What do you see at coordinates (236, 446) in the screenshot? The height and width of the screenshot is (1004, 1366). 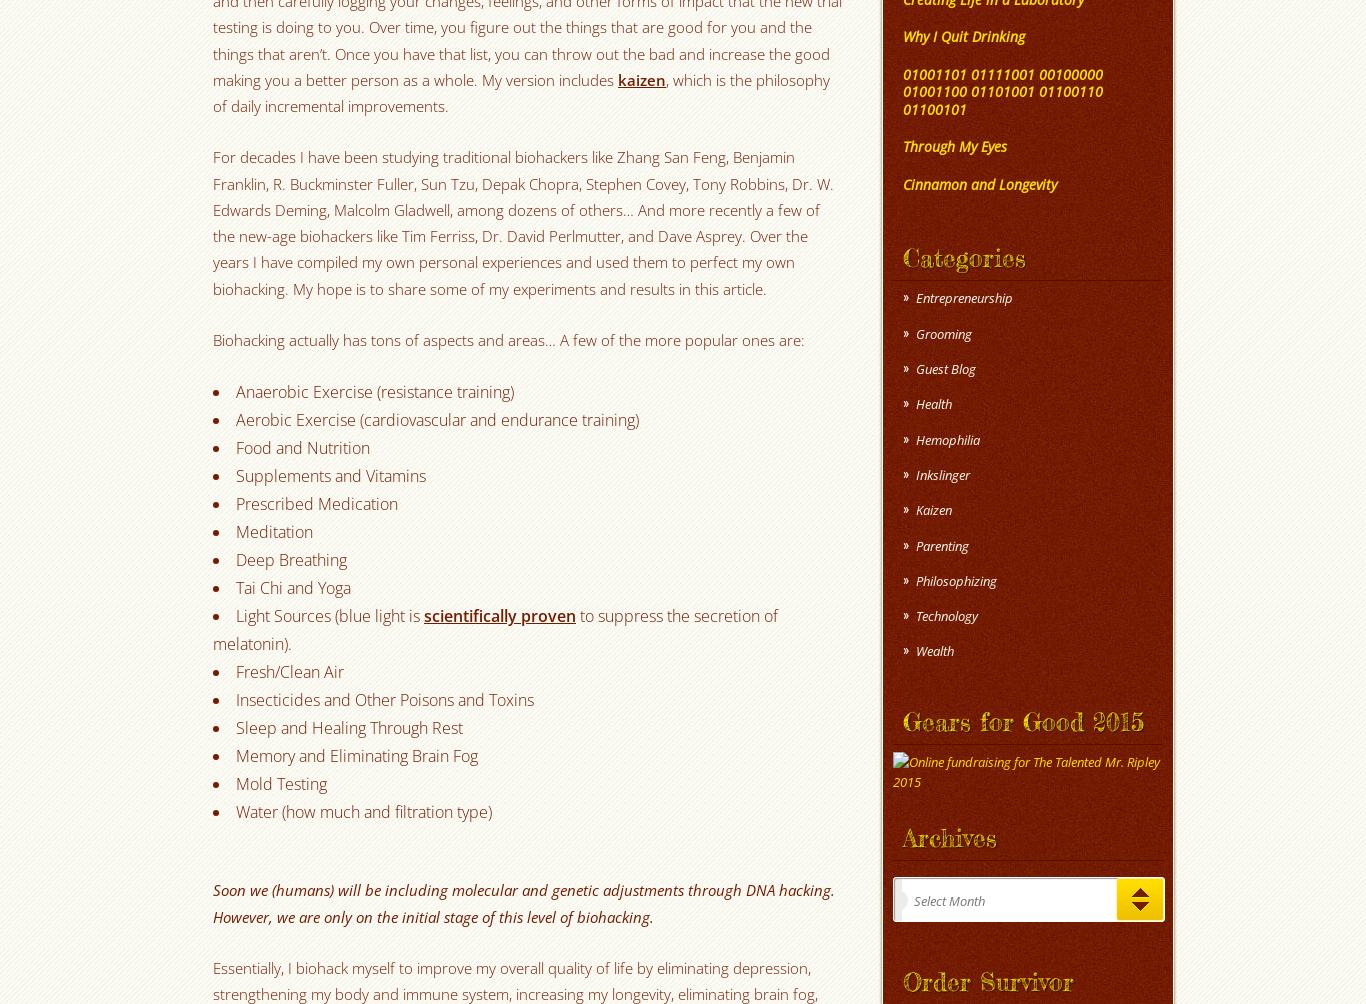 I see `'Food and Nutrition'` at bounding box center [236, 446].